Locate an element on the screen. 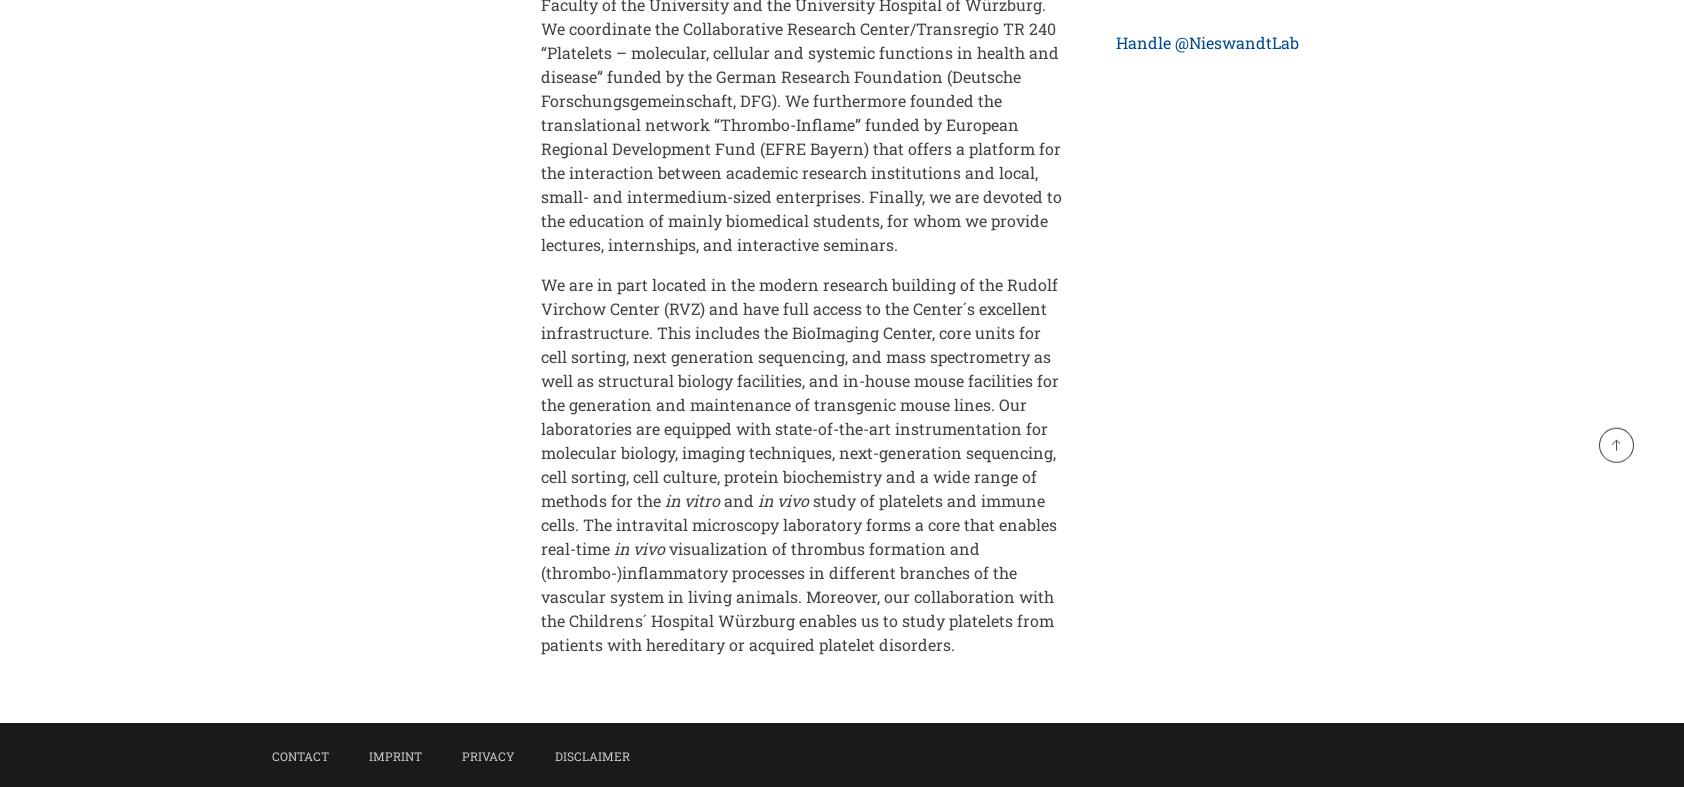 The image size is (1684, 787). 'Imprint' is located at coordinates (368, 755).